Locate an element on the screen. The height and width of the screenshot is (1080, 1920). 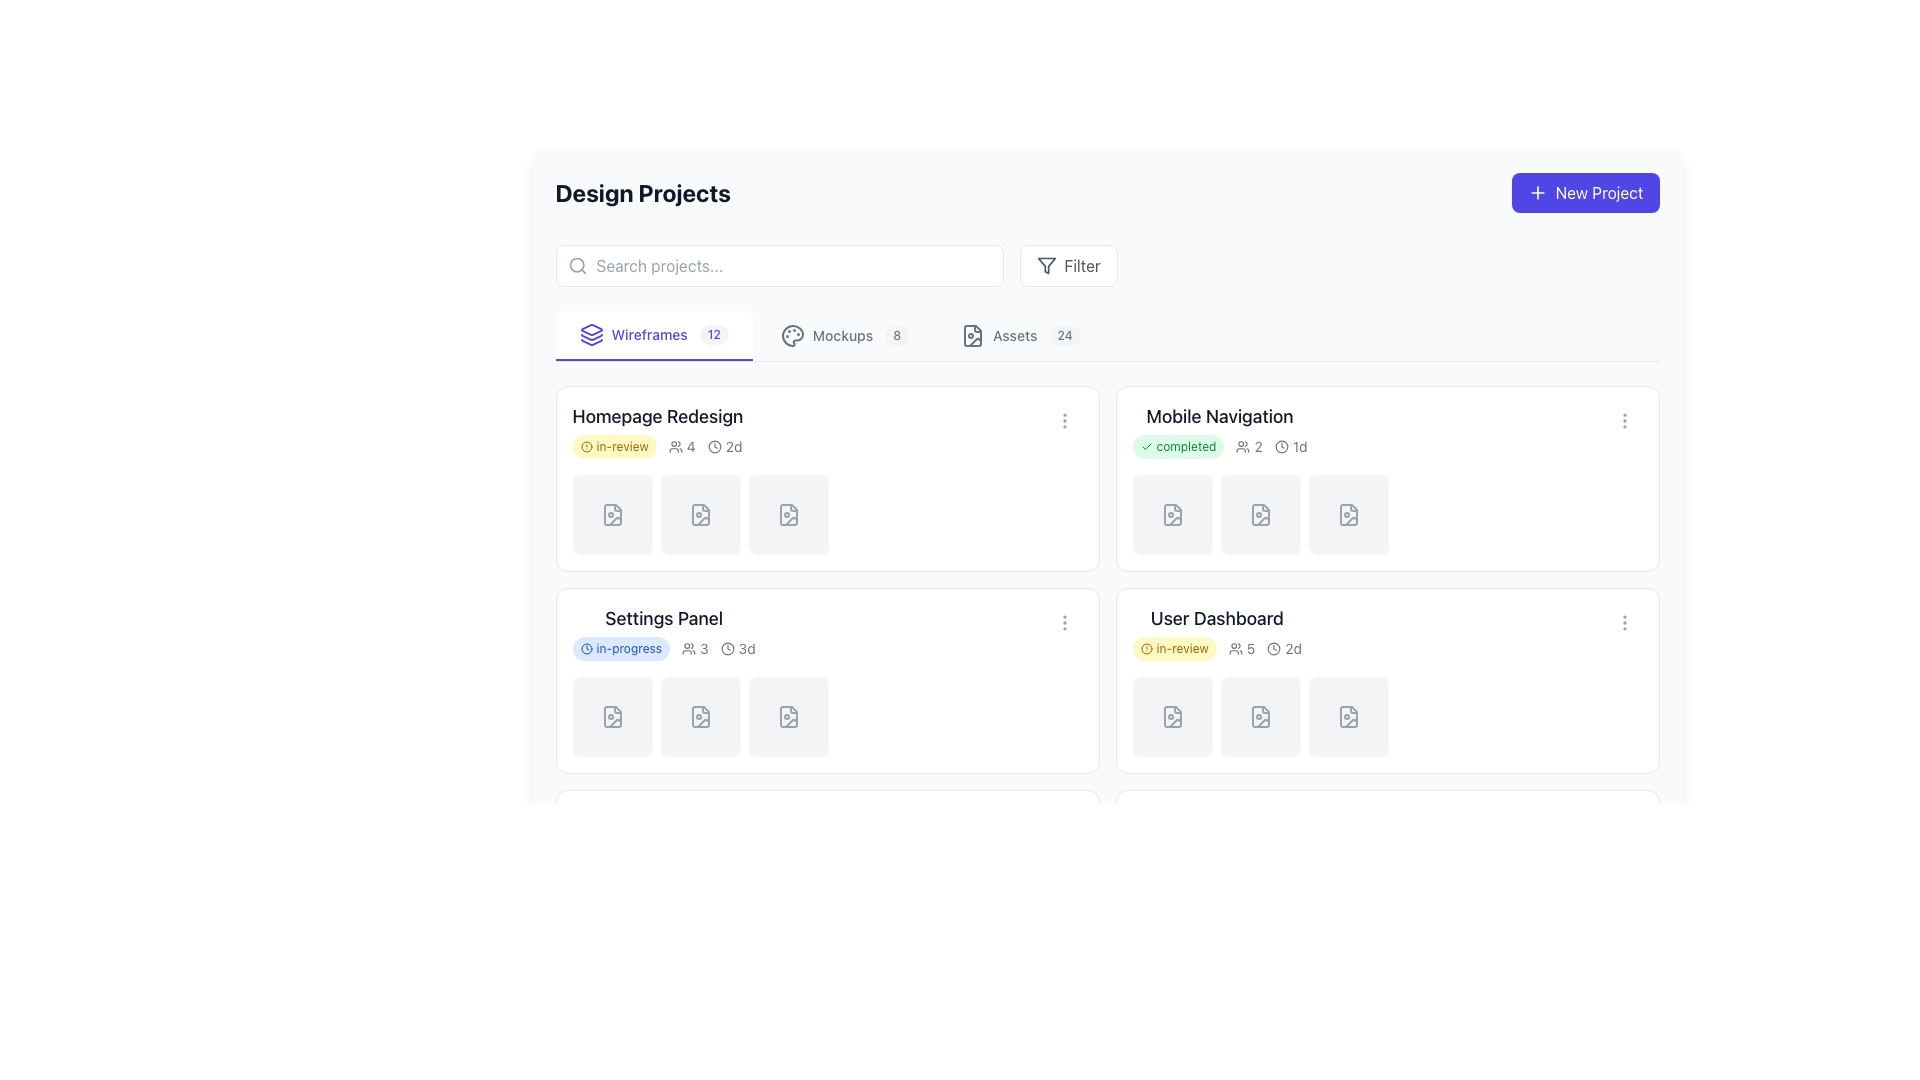
the small, rounded rectangular badge displaying the number '24', which is located to the right of the 'Assets' tab in the toolbar is located at coordinates (1064, 334).